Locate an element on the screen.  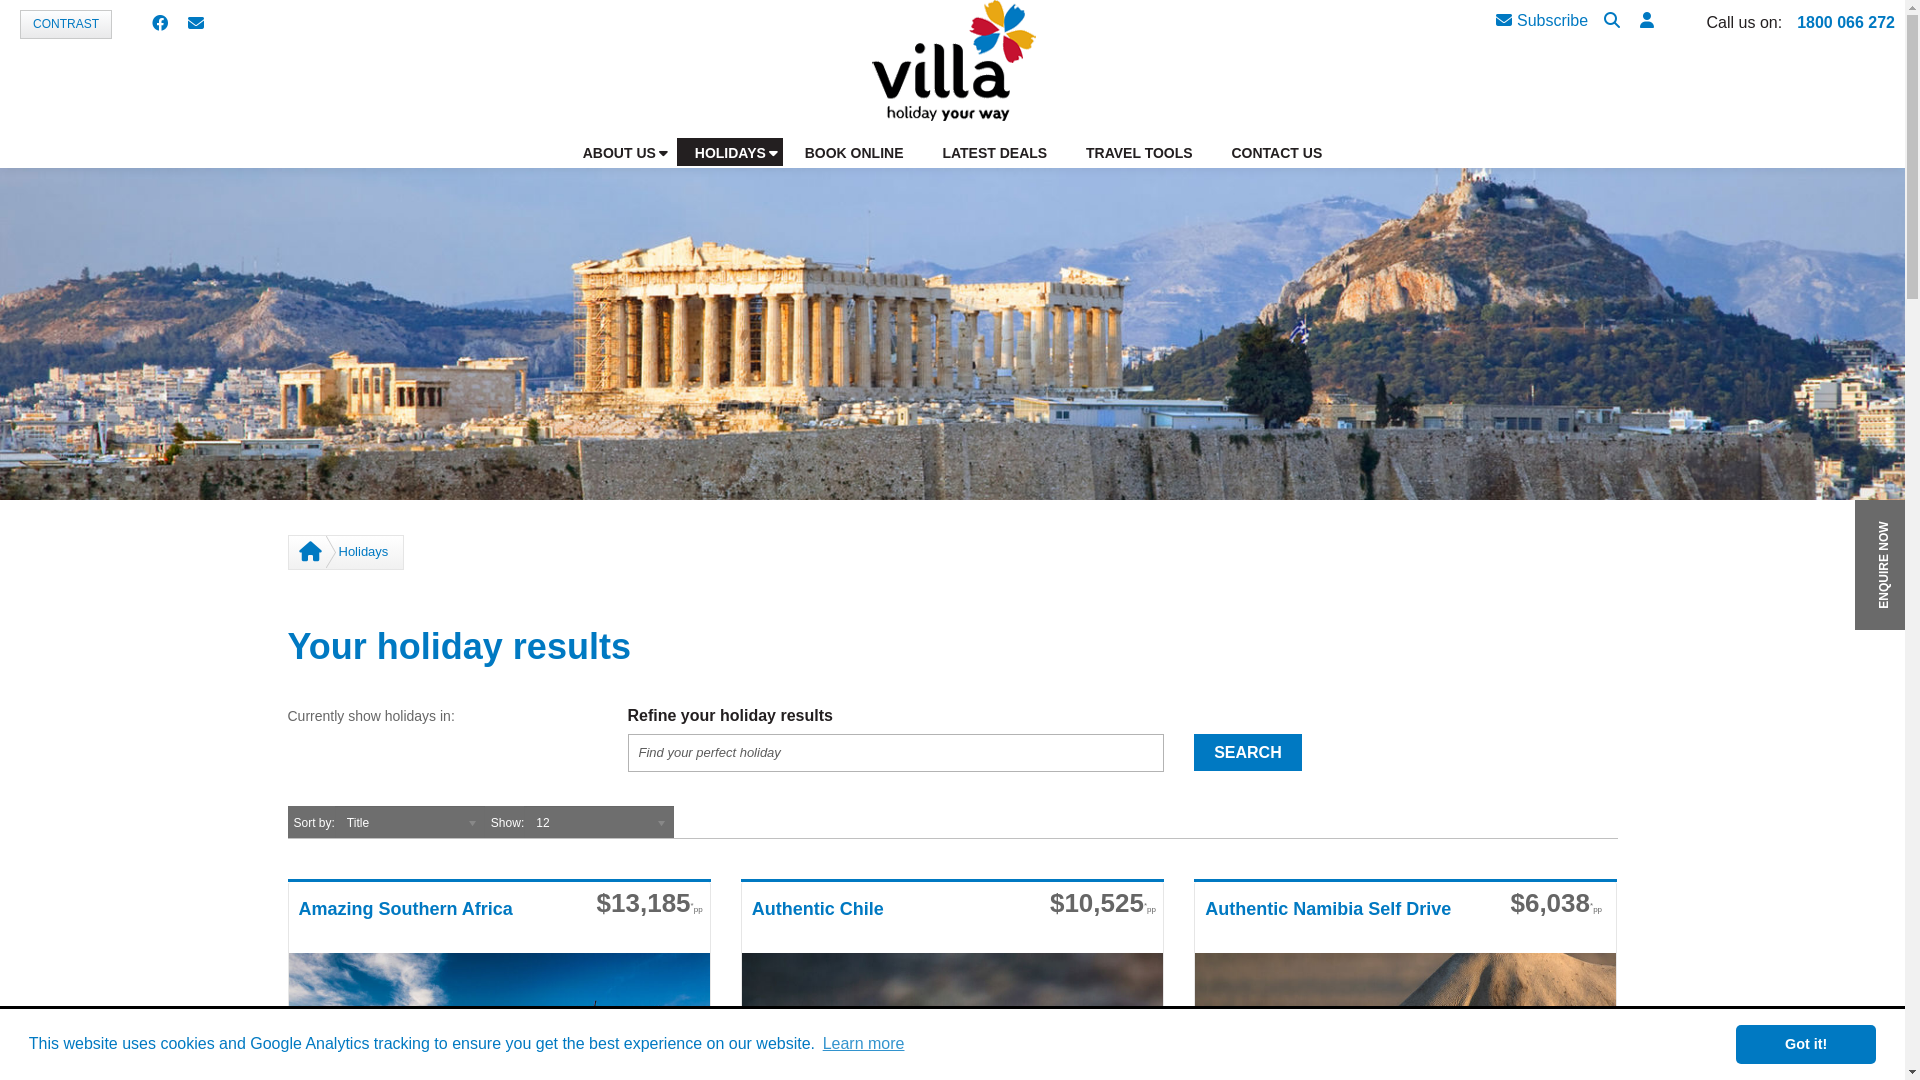
'Got it!' is located at coordinates (1805, 1043).